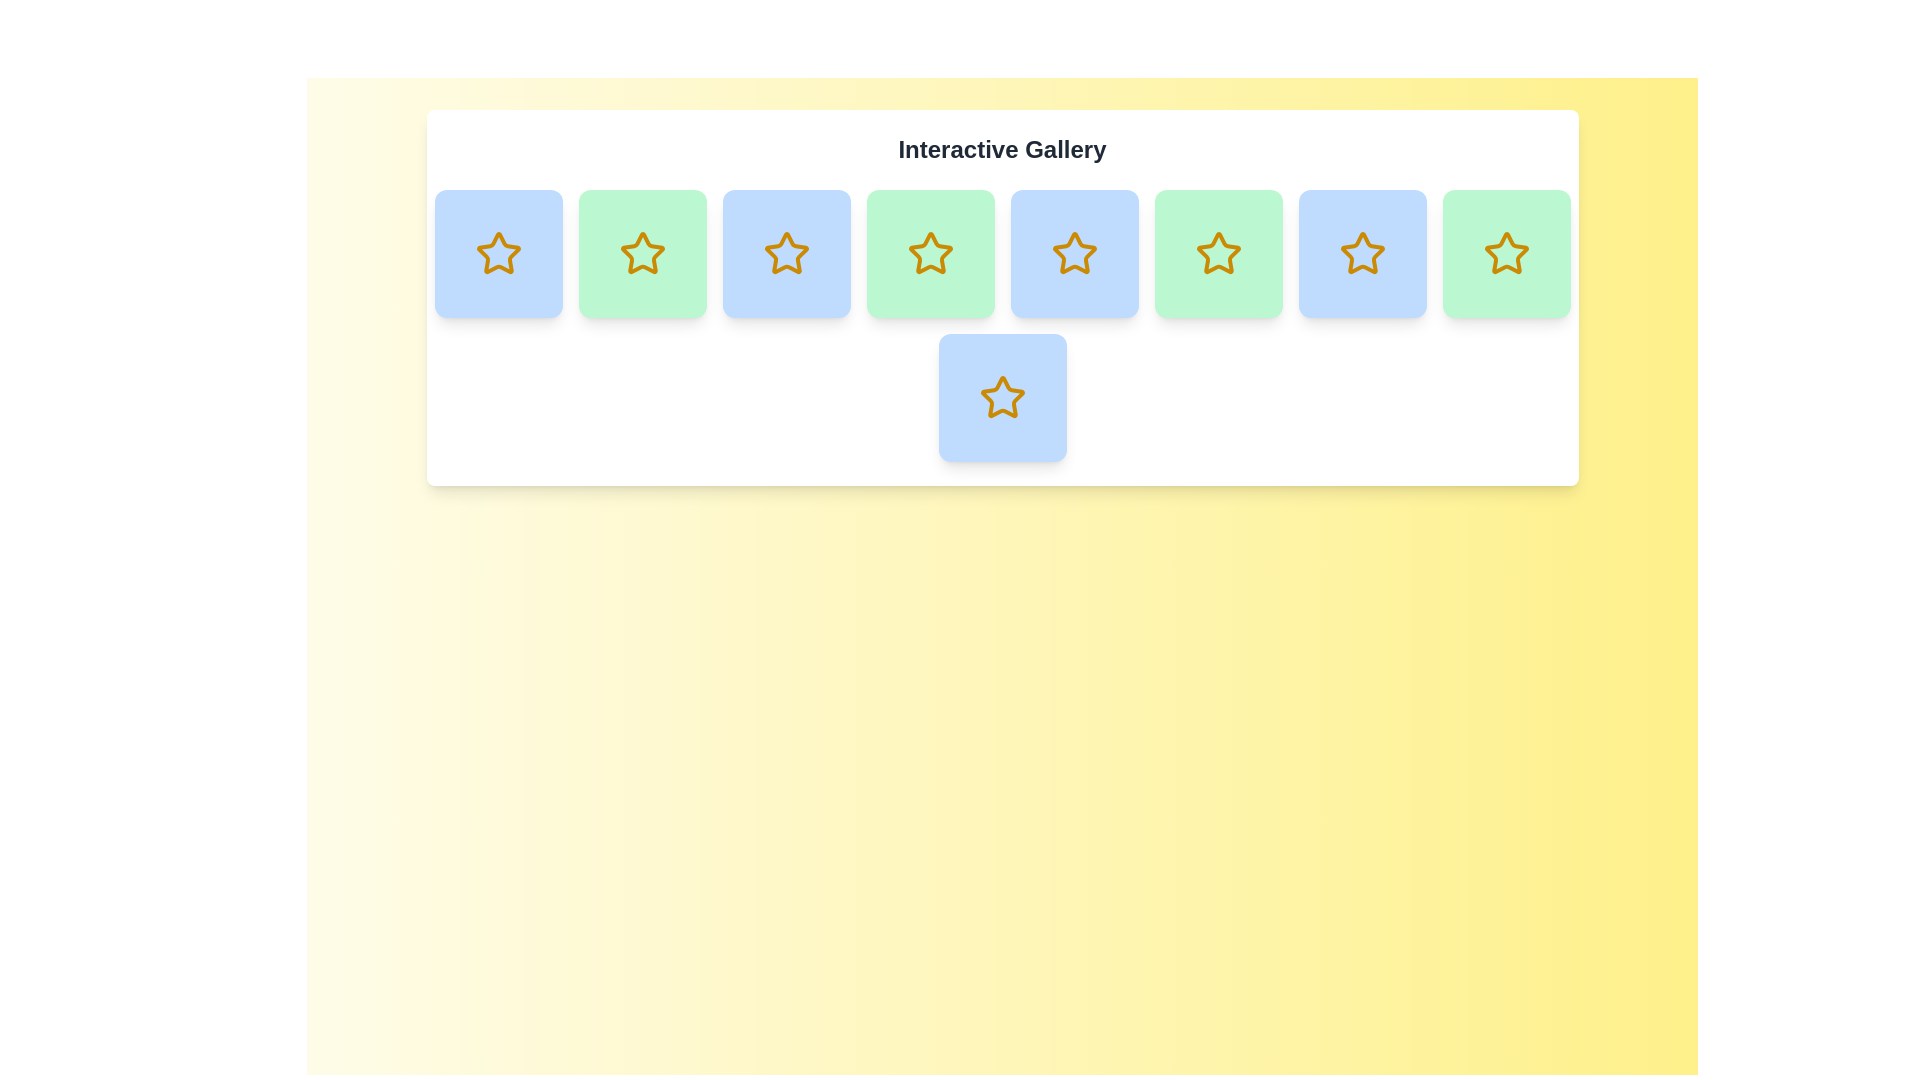  What do you see at coordinates (785, 253) in the screenshot?
I see `the decorative square with a star icon, which is the third square from the left in the top row of the grid layout` at bounding box center [785, 253].